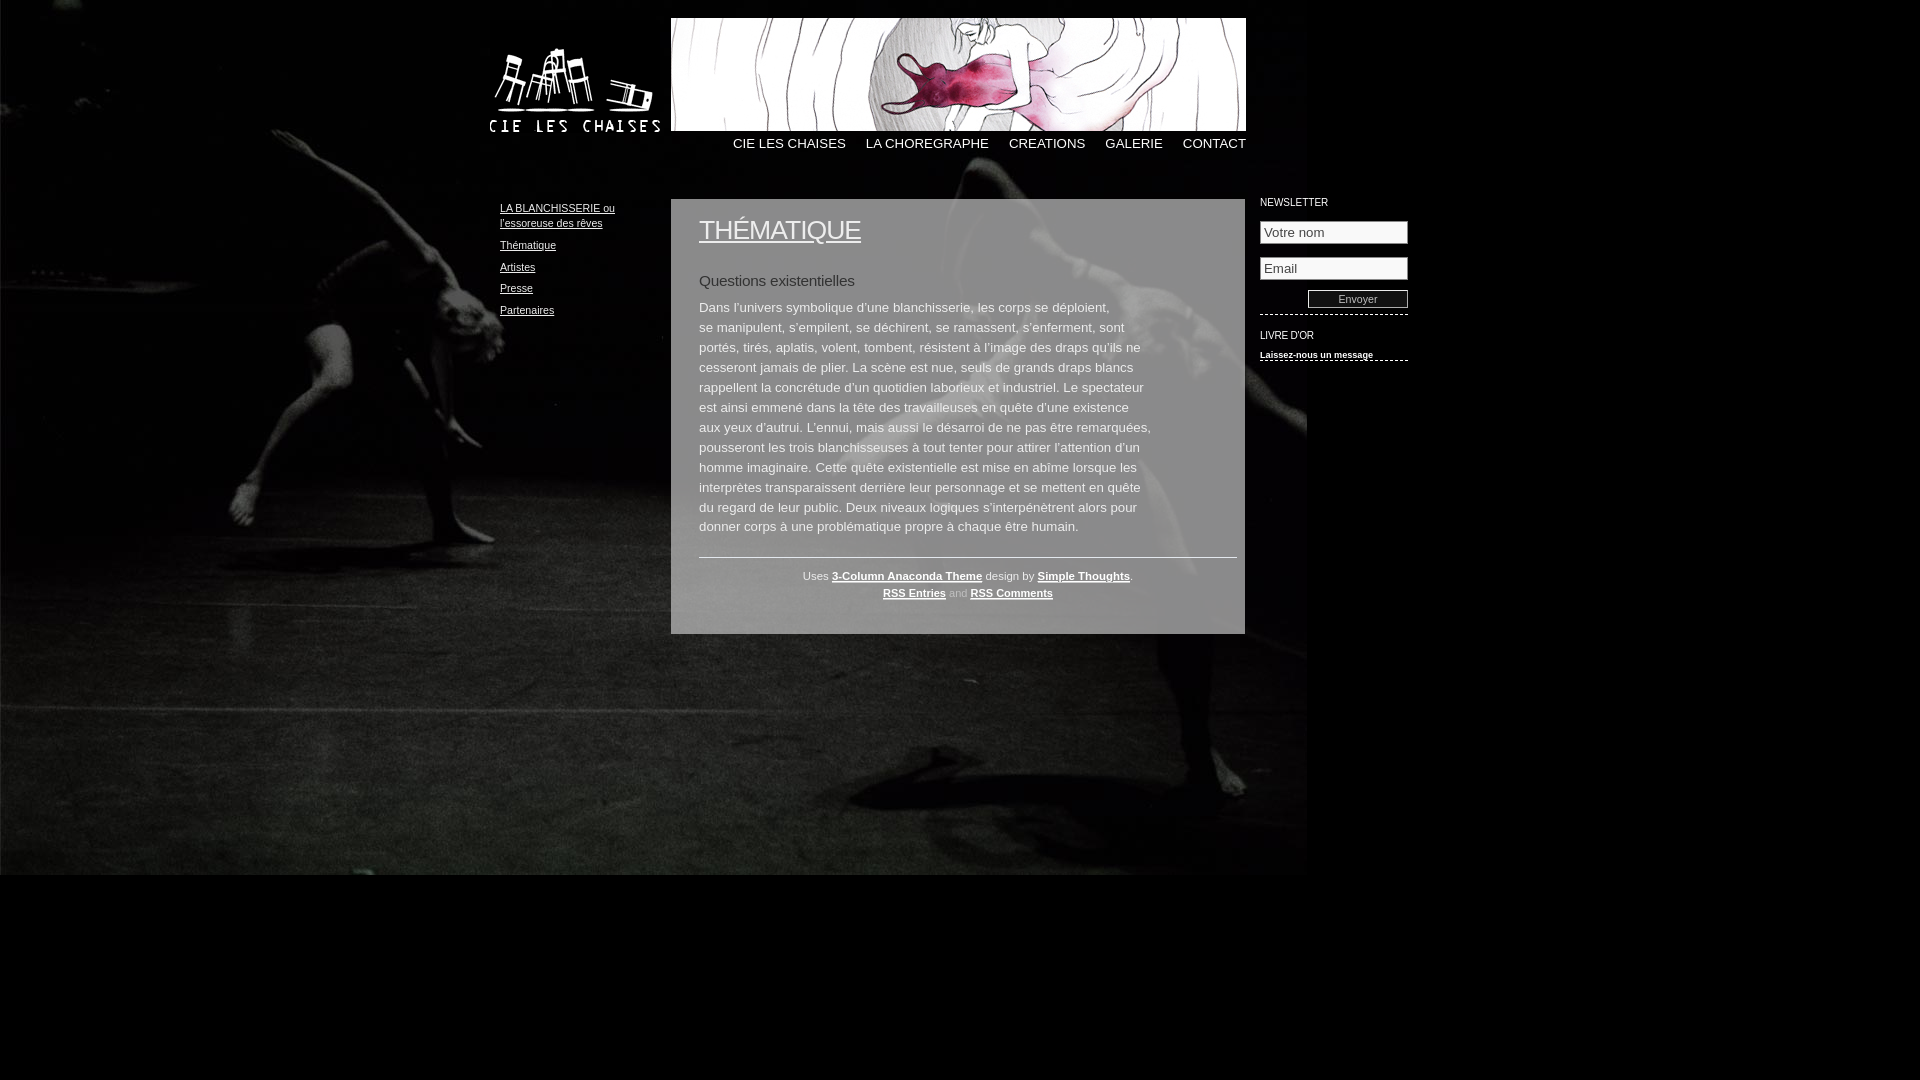 This screenshot has height=1080, width=1920. Describe the element at coordinates (1316, 353) in the screenshot. I see `'Laissez-nous un message'` at that location.